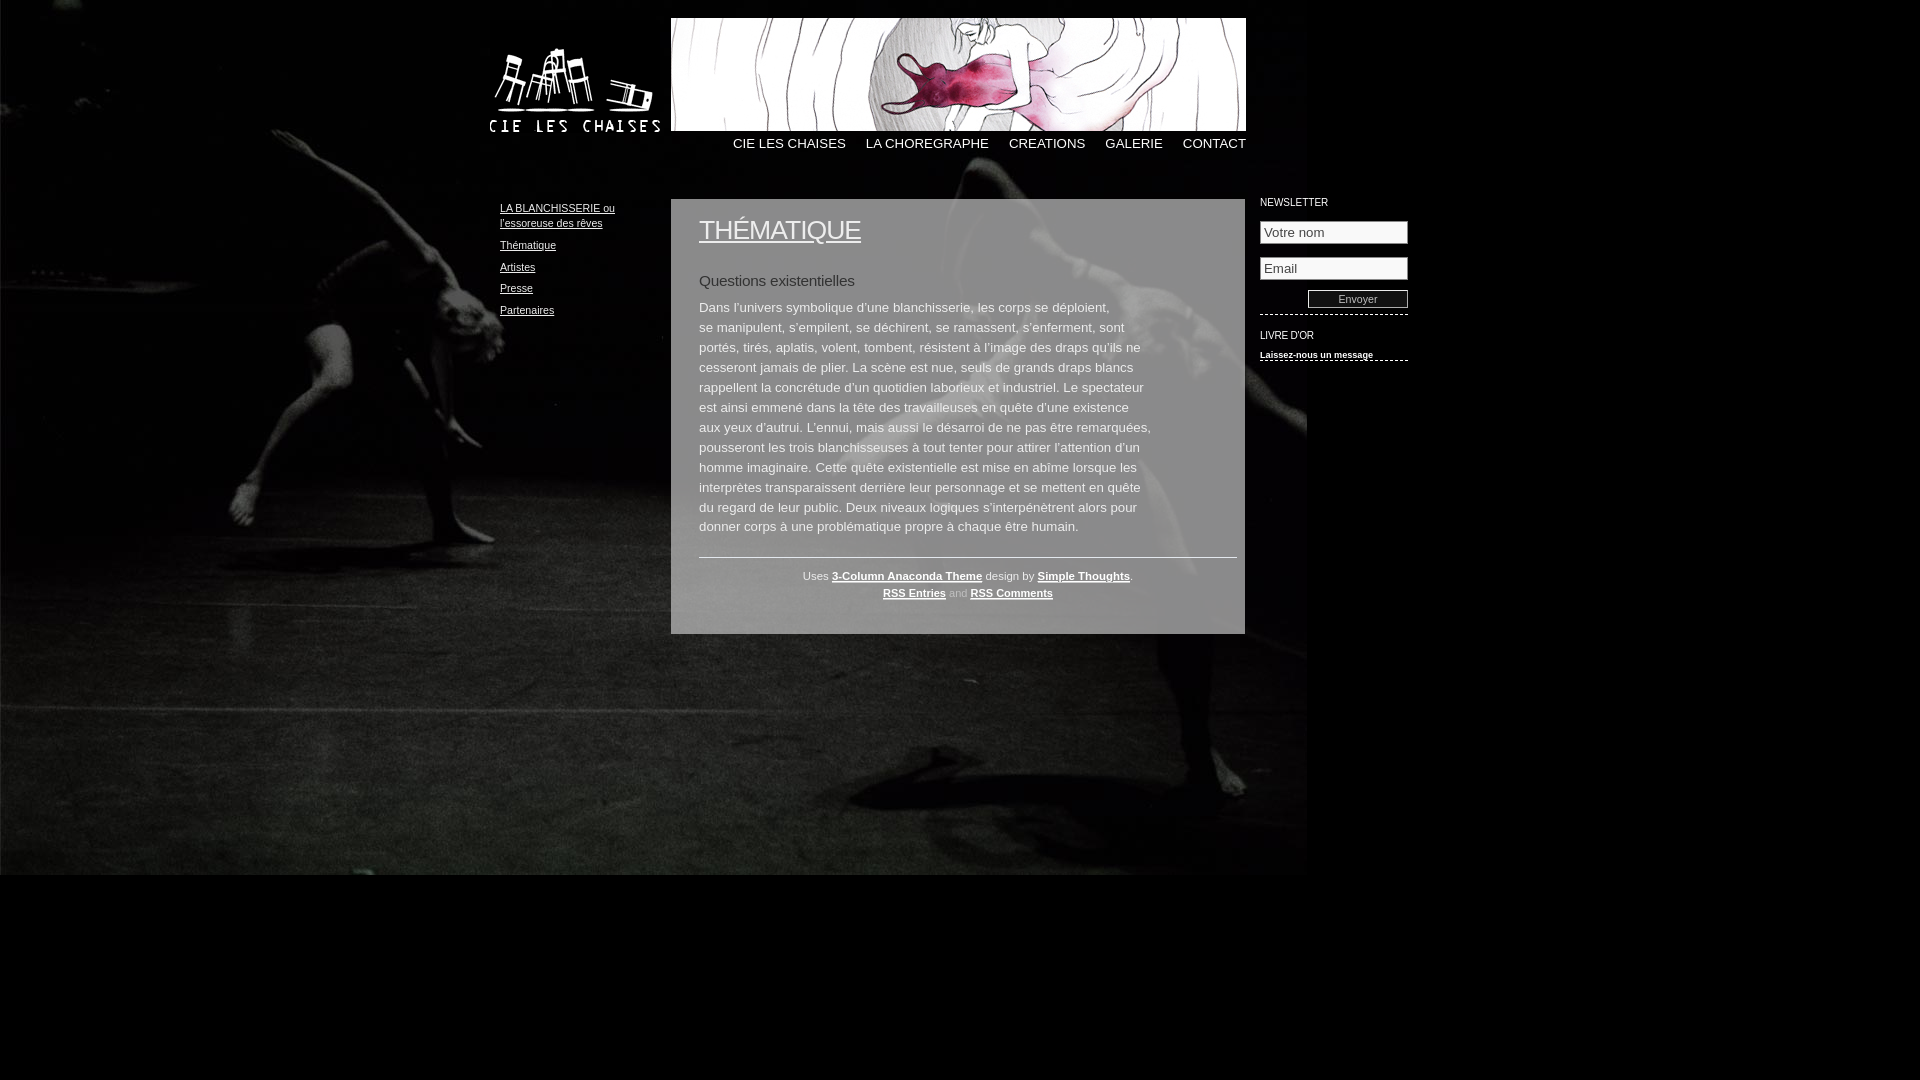 This screenshot has height=1080, width=1920. Describe the element at coordinates (1316, 353) in the screenshot. I see `'Laissez-nous un message'` at that location.